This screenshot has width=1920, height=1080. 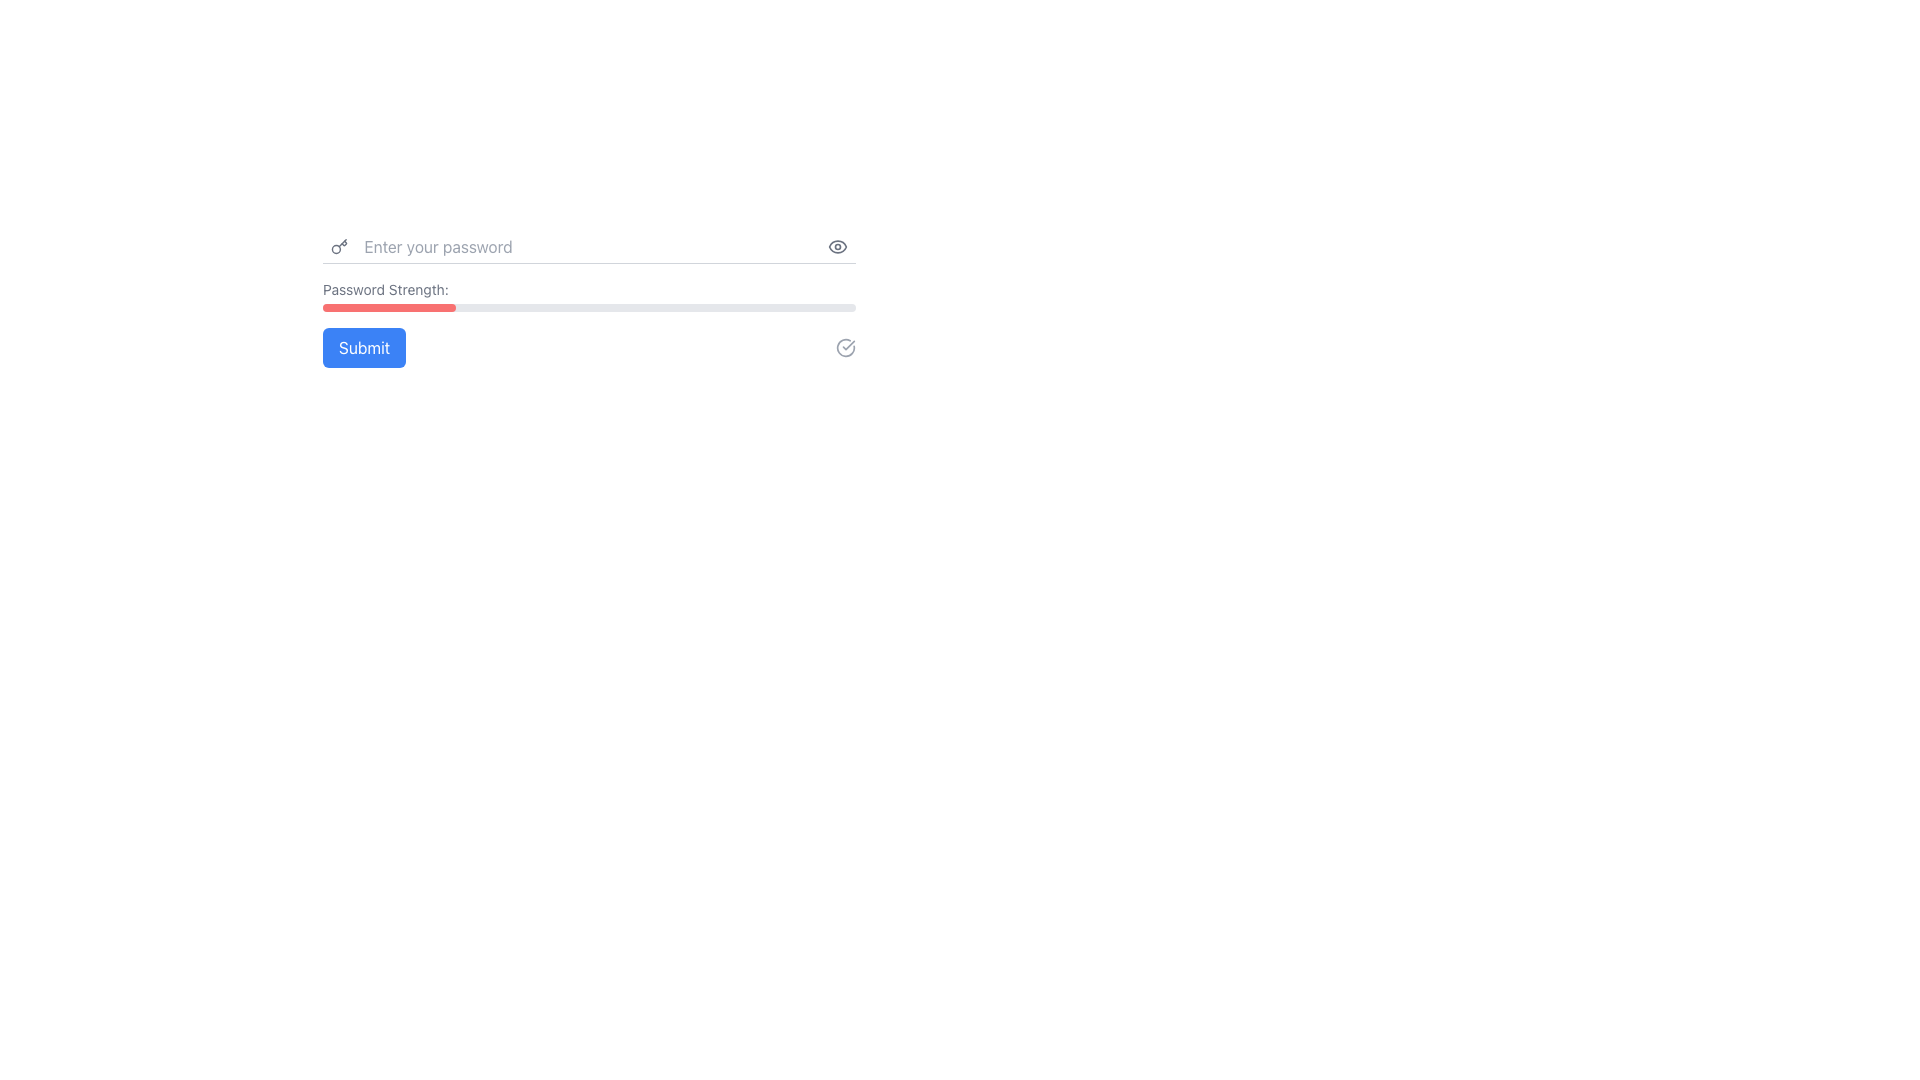 What do you see at coordinates (339, 245) in the screenshot?
I see `the key icon, which is gray and located to the left of the 'Enter your password' text input field` at bounding box center [339, 245].